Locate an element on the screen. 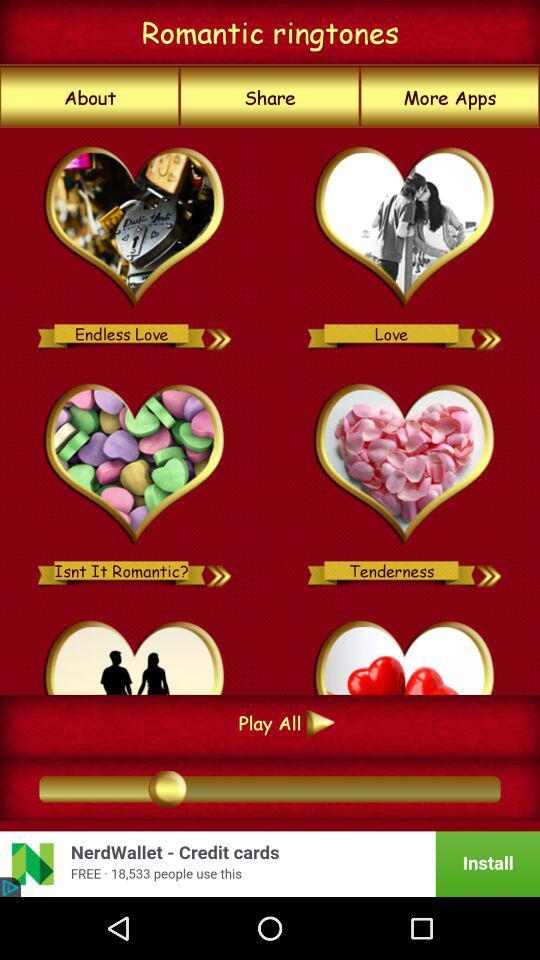 The height and width of the screenshot is (960, 540). pick ringtone is located at coordinates (405, 465).